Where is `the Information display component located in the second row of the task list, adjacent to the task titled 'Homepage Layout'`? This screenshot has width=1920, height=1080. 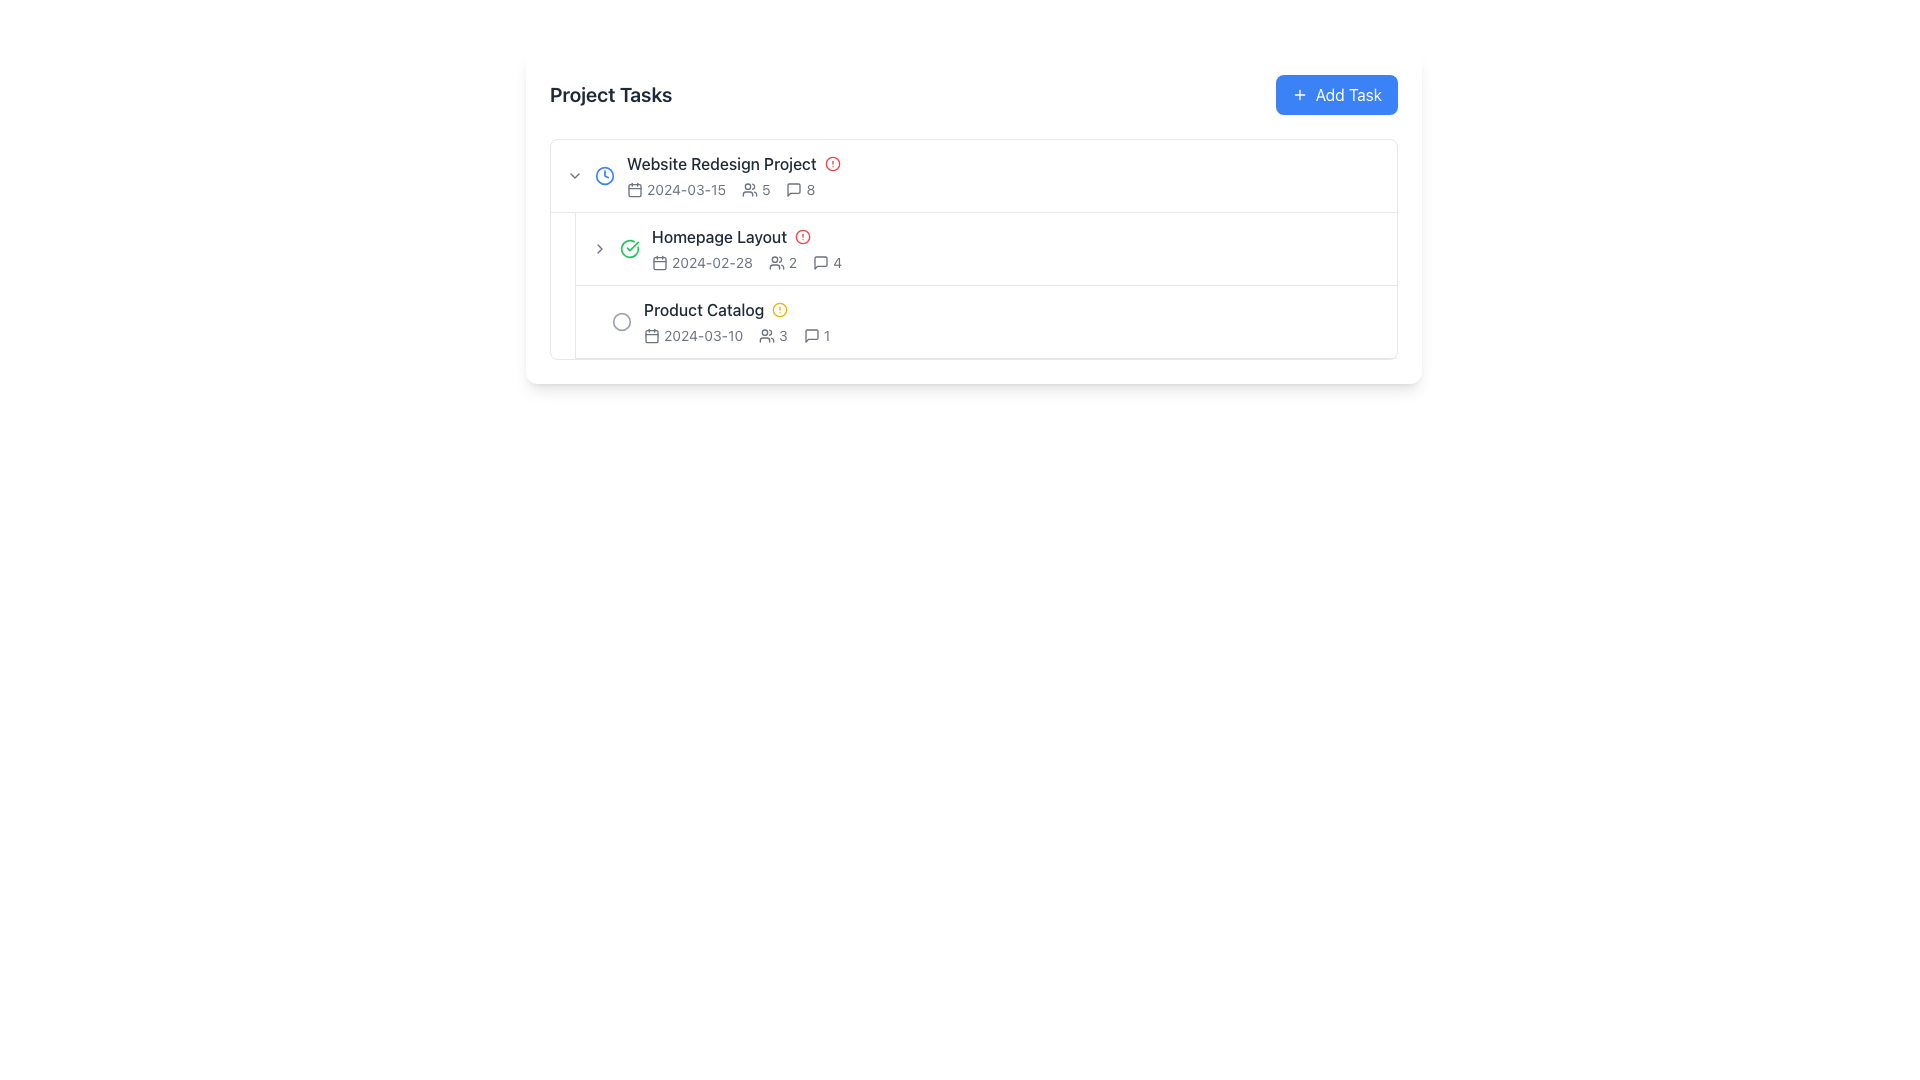 the Information display component located in the second row of the task list, adjacent to the task titled 'Homepage Layout' is located at coordinates (826, 261).